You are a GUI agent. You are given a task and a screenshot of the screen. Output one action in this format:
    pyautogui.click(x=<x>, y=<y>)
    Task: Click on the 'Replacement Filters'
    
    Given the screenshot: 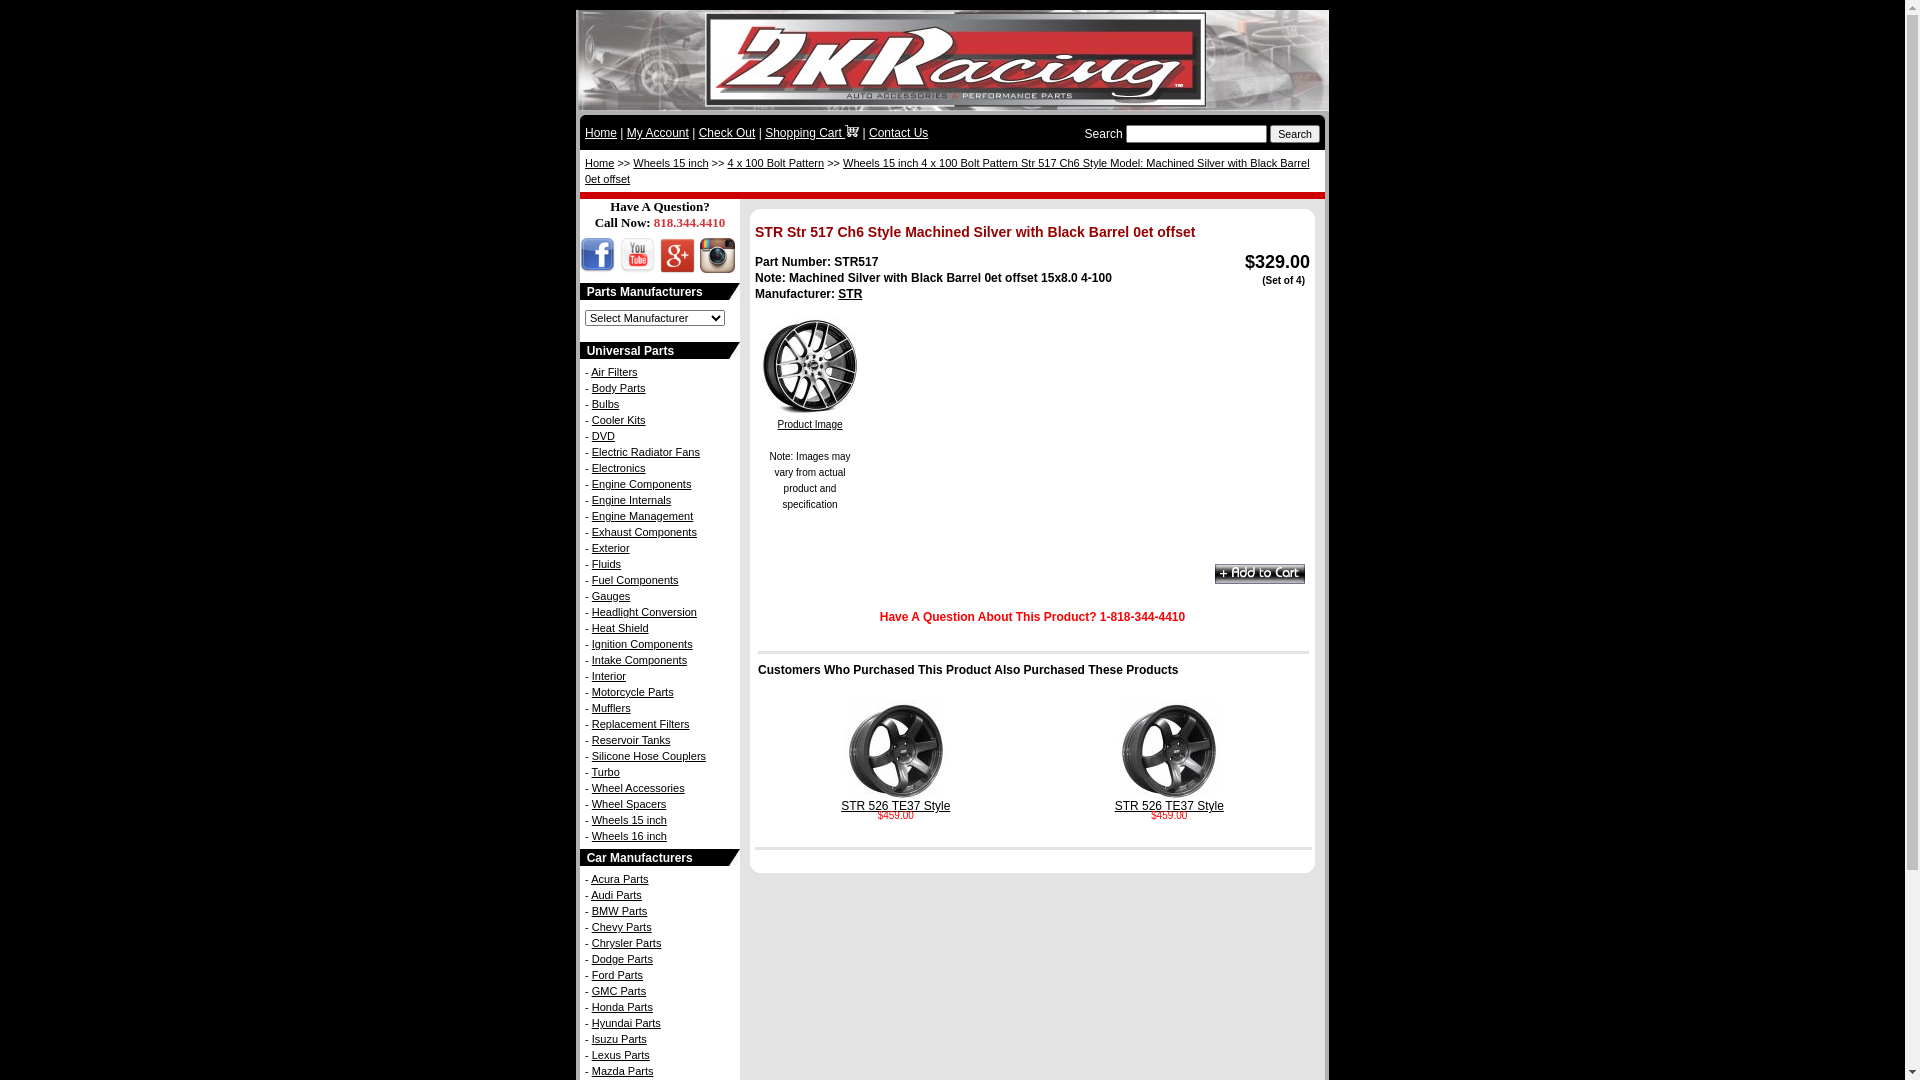 What is the action you would take?
    pyautogui.click(x=641, y=724)
    